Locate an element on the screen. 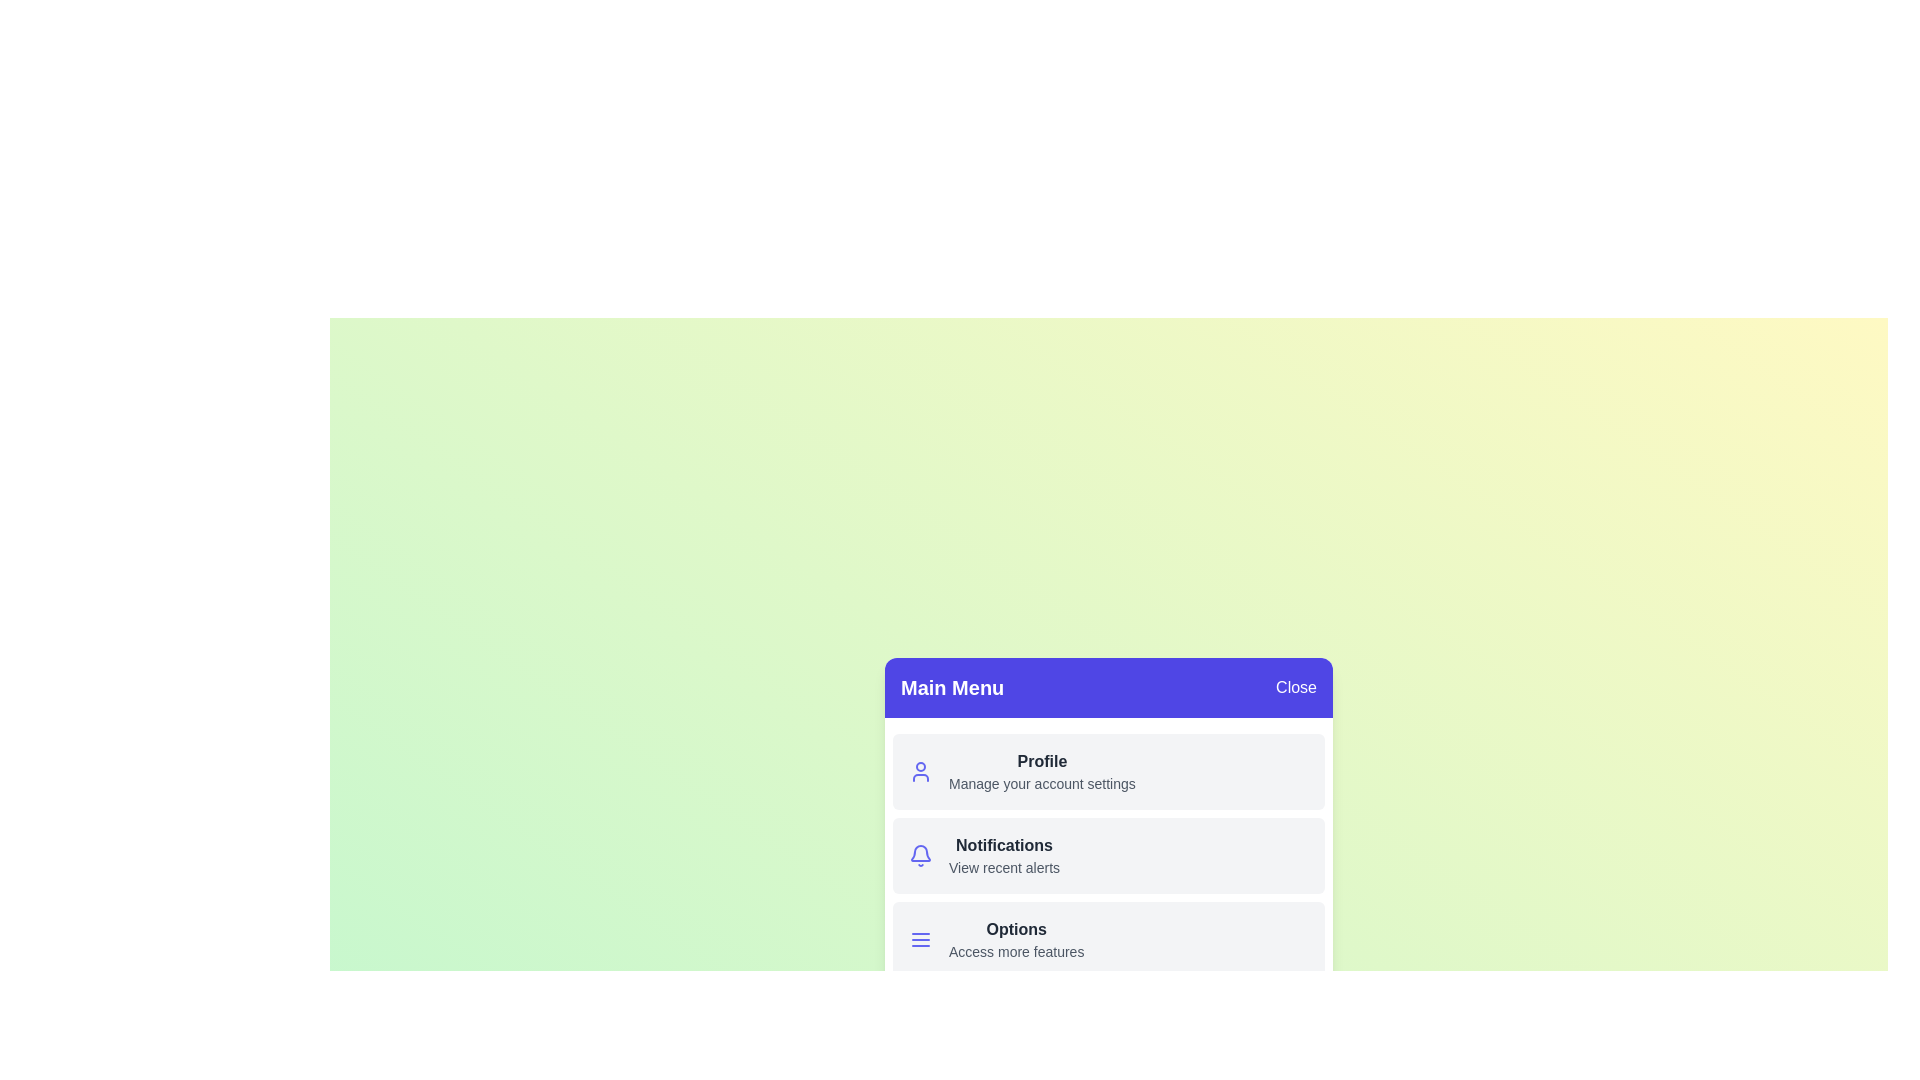 The height and width of the screenshot is (1080, 1920). the menu item labeled 'Profile' to observe its hover effect is located at coordinates (1107, 770).